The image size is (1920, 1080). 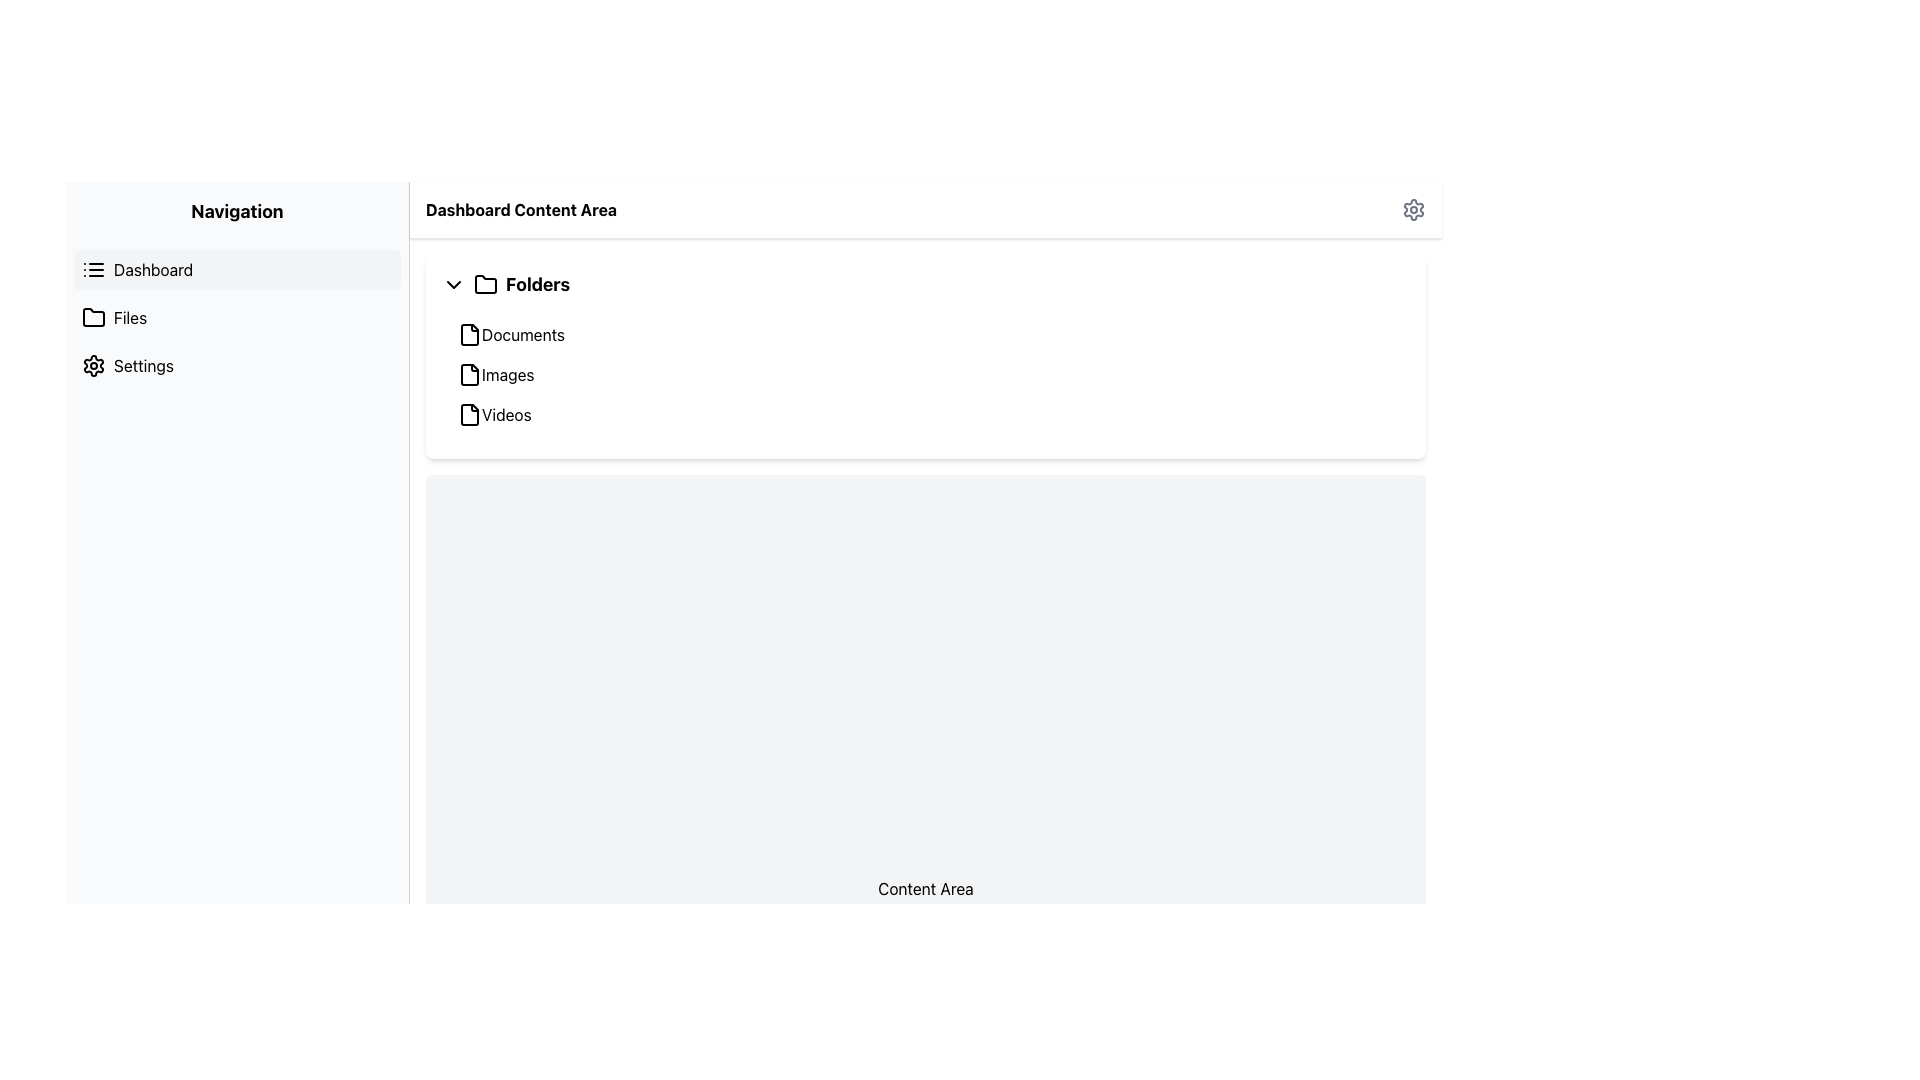 What do you see at coordinates (237, 270) in the screenshot?
I see `the top-most Navigation Menu Item in the sidebar that links to the Dashboard section` at bounding box center [237, 270].